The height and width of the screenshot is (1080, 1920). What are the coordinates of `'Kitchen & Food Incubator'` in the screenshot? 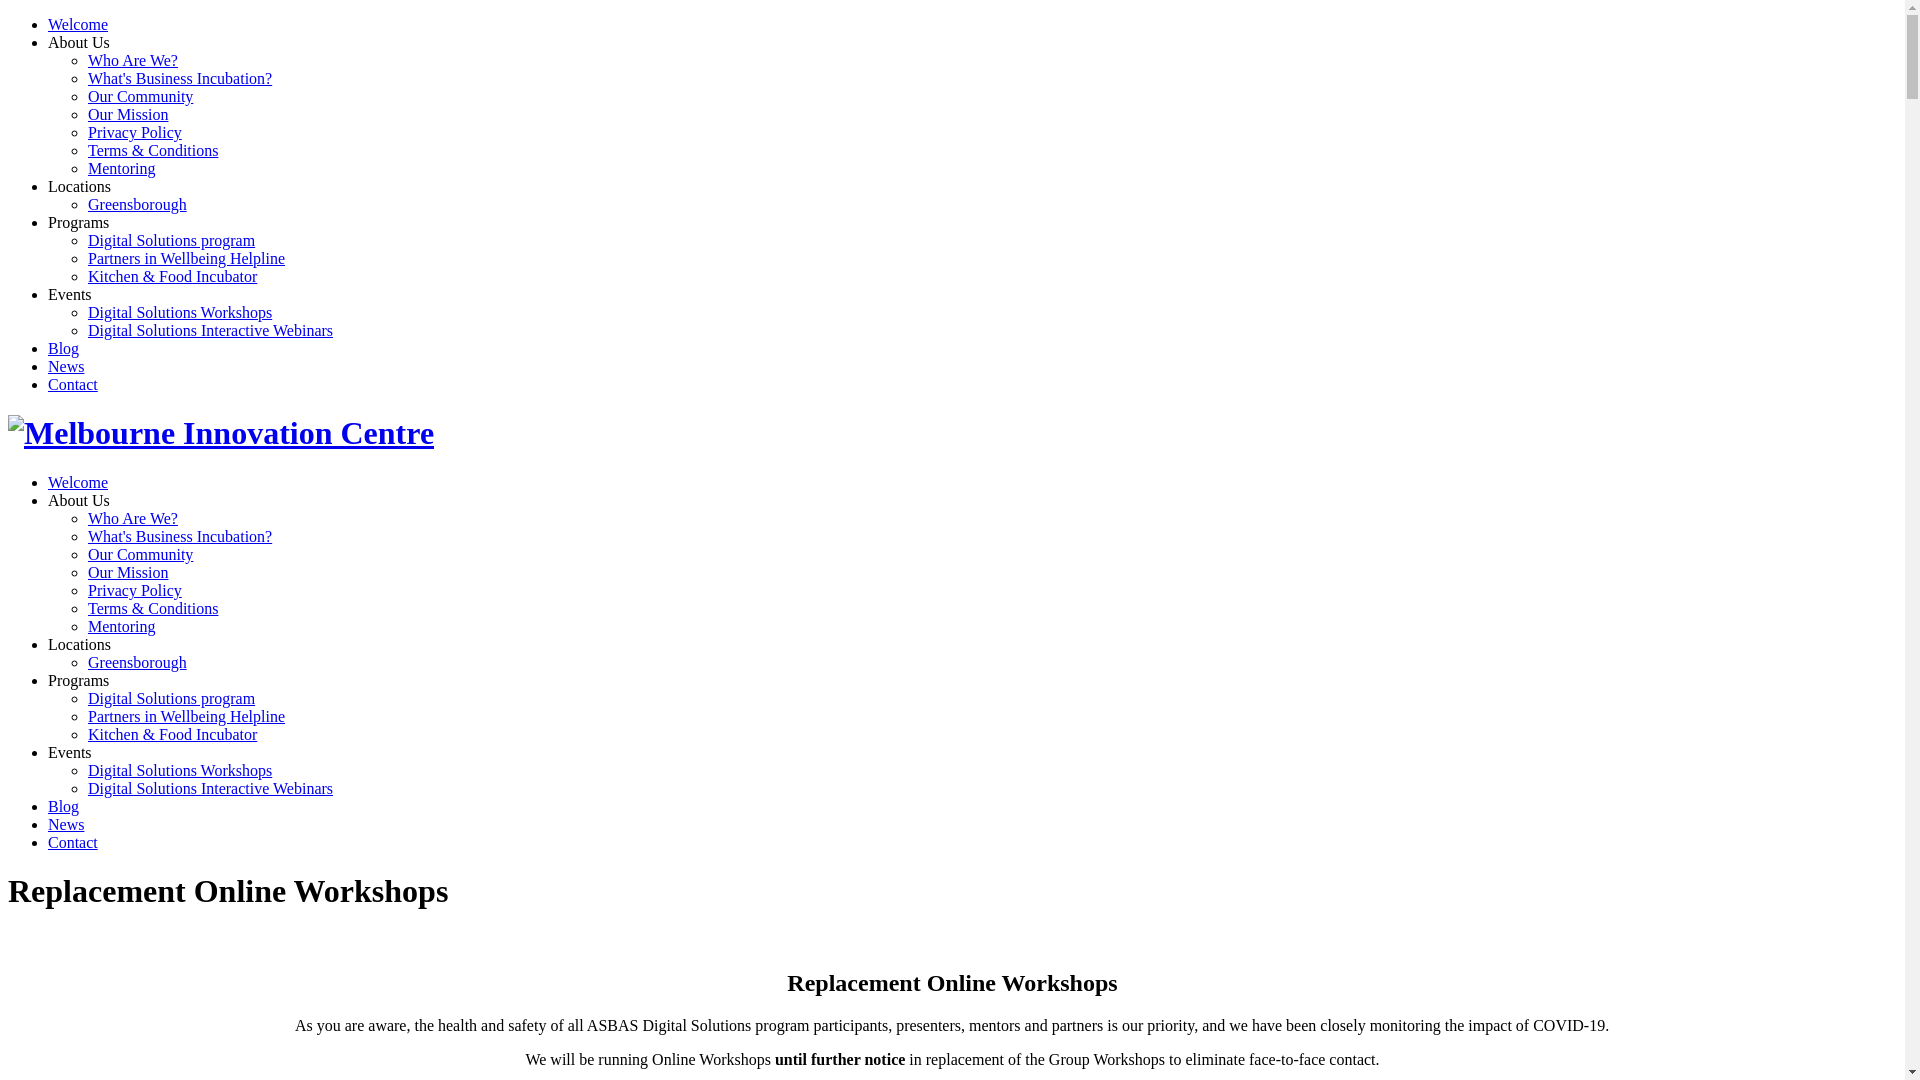 It's located at (172, 276).